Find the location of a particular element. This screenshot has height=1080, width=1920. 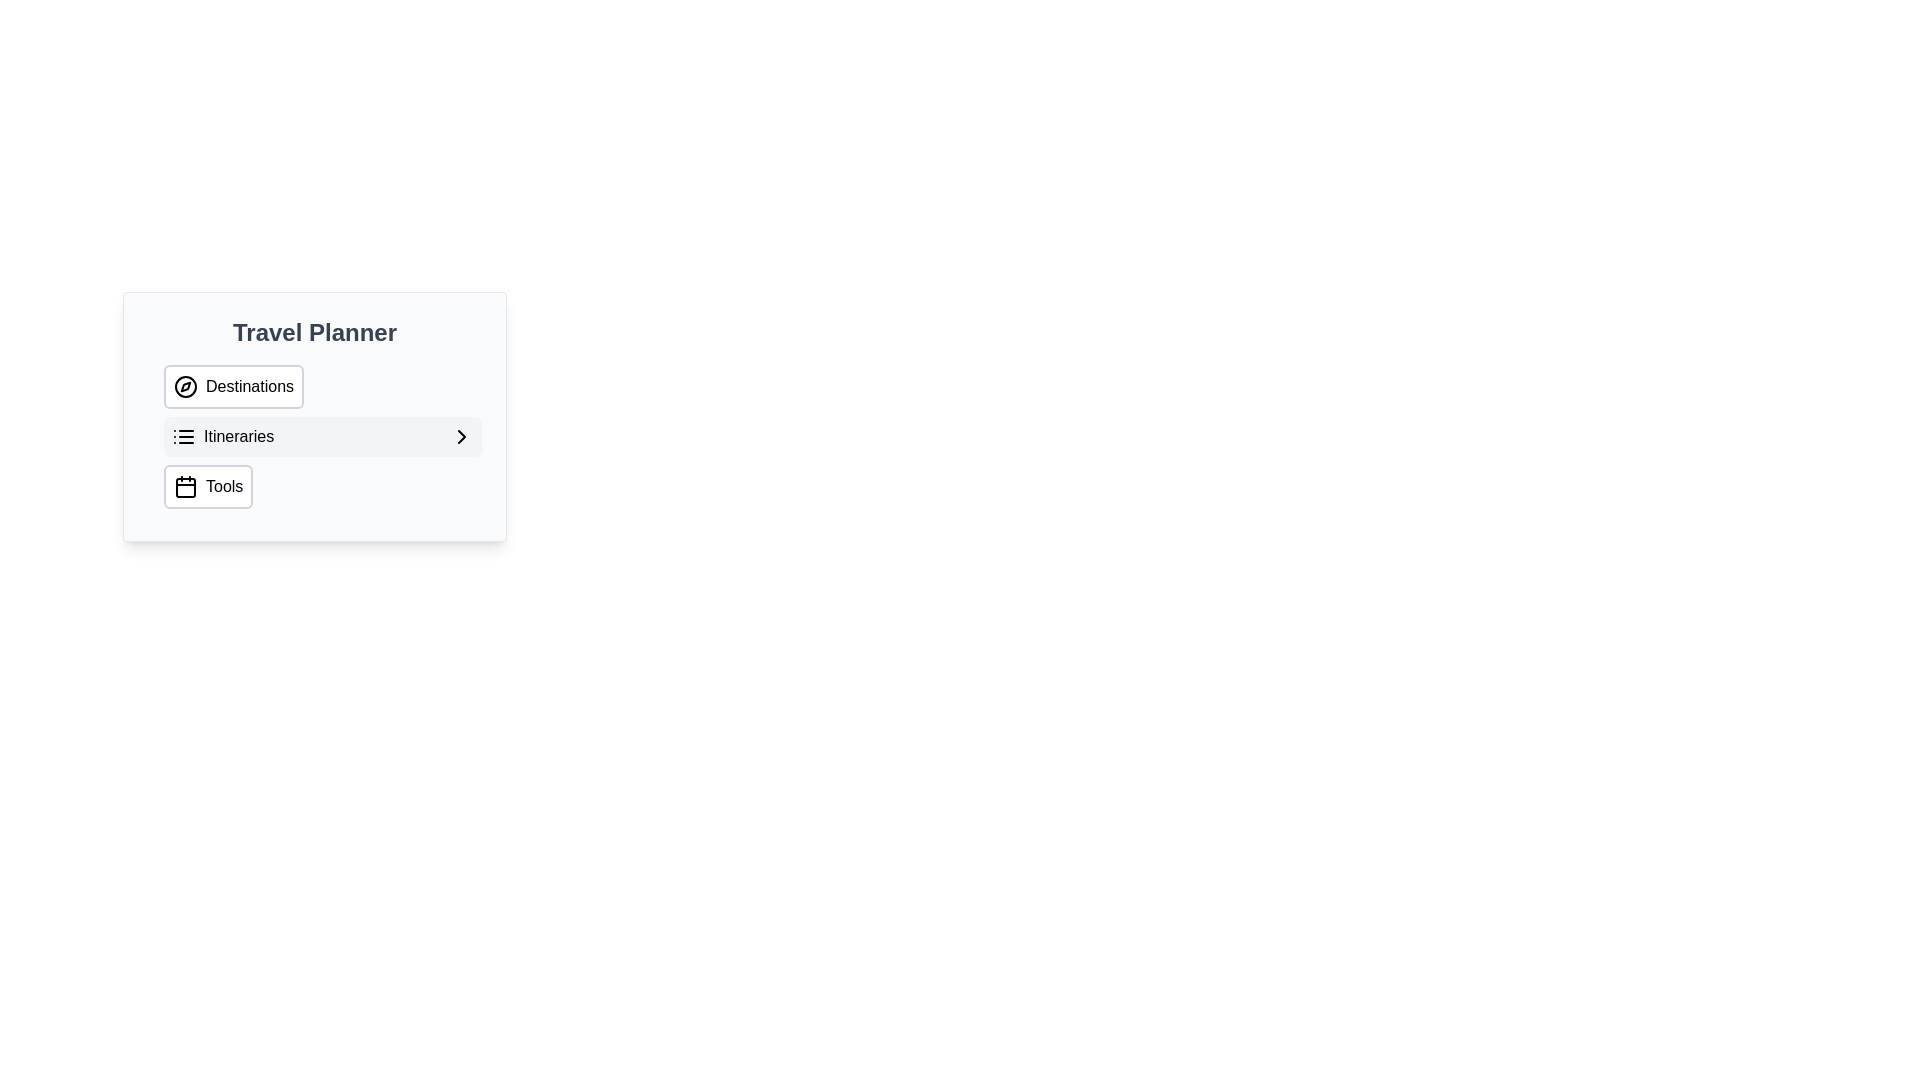

the 'Destinations' button in the Travel Planner section is located at coordinates (234, 386).